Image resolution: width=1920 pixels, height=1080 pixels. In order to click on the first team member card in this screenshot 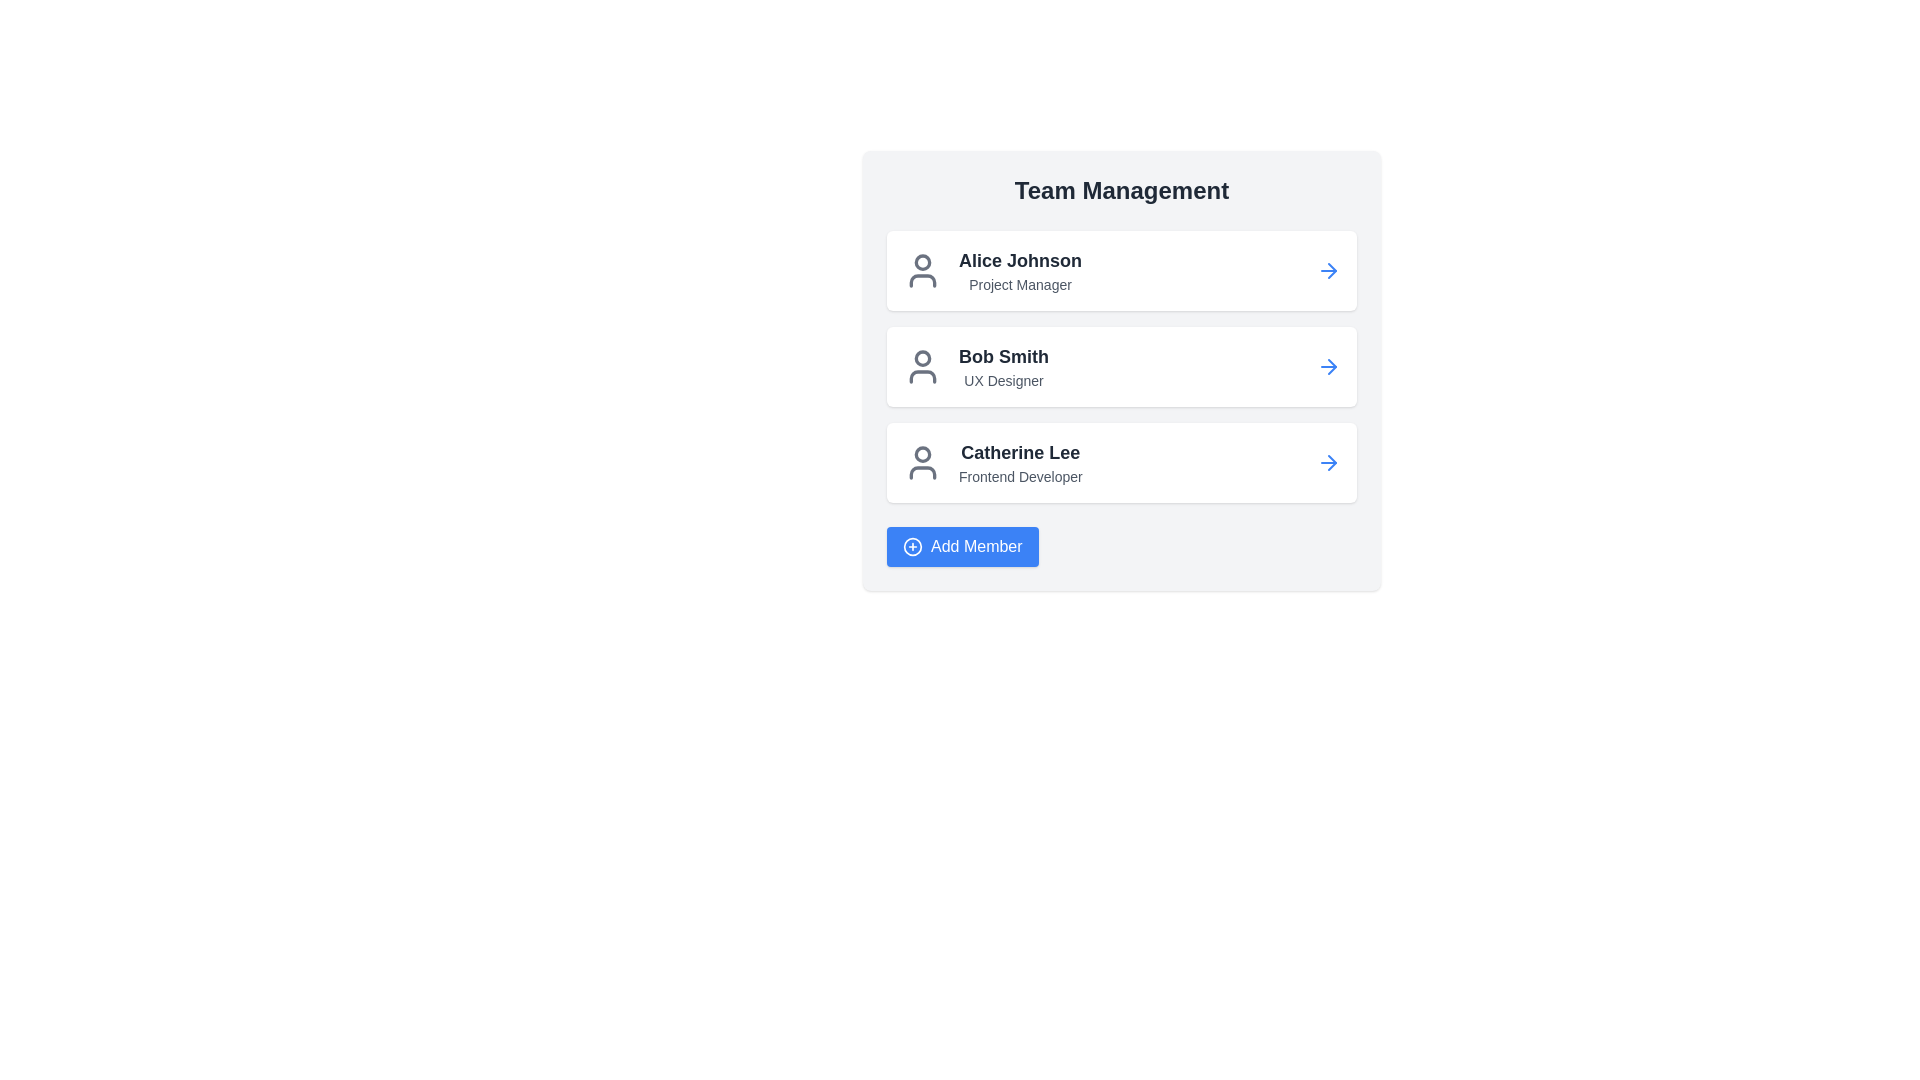, I will do `click(1122, 270)`.